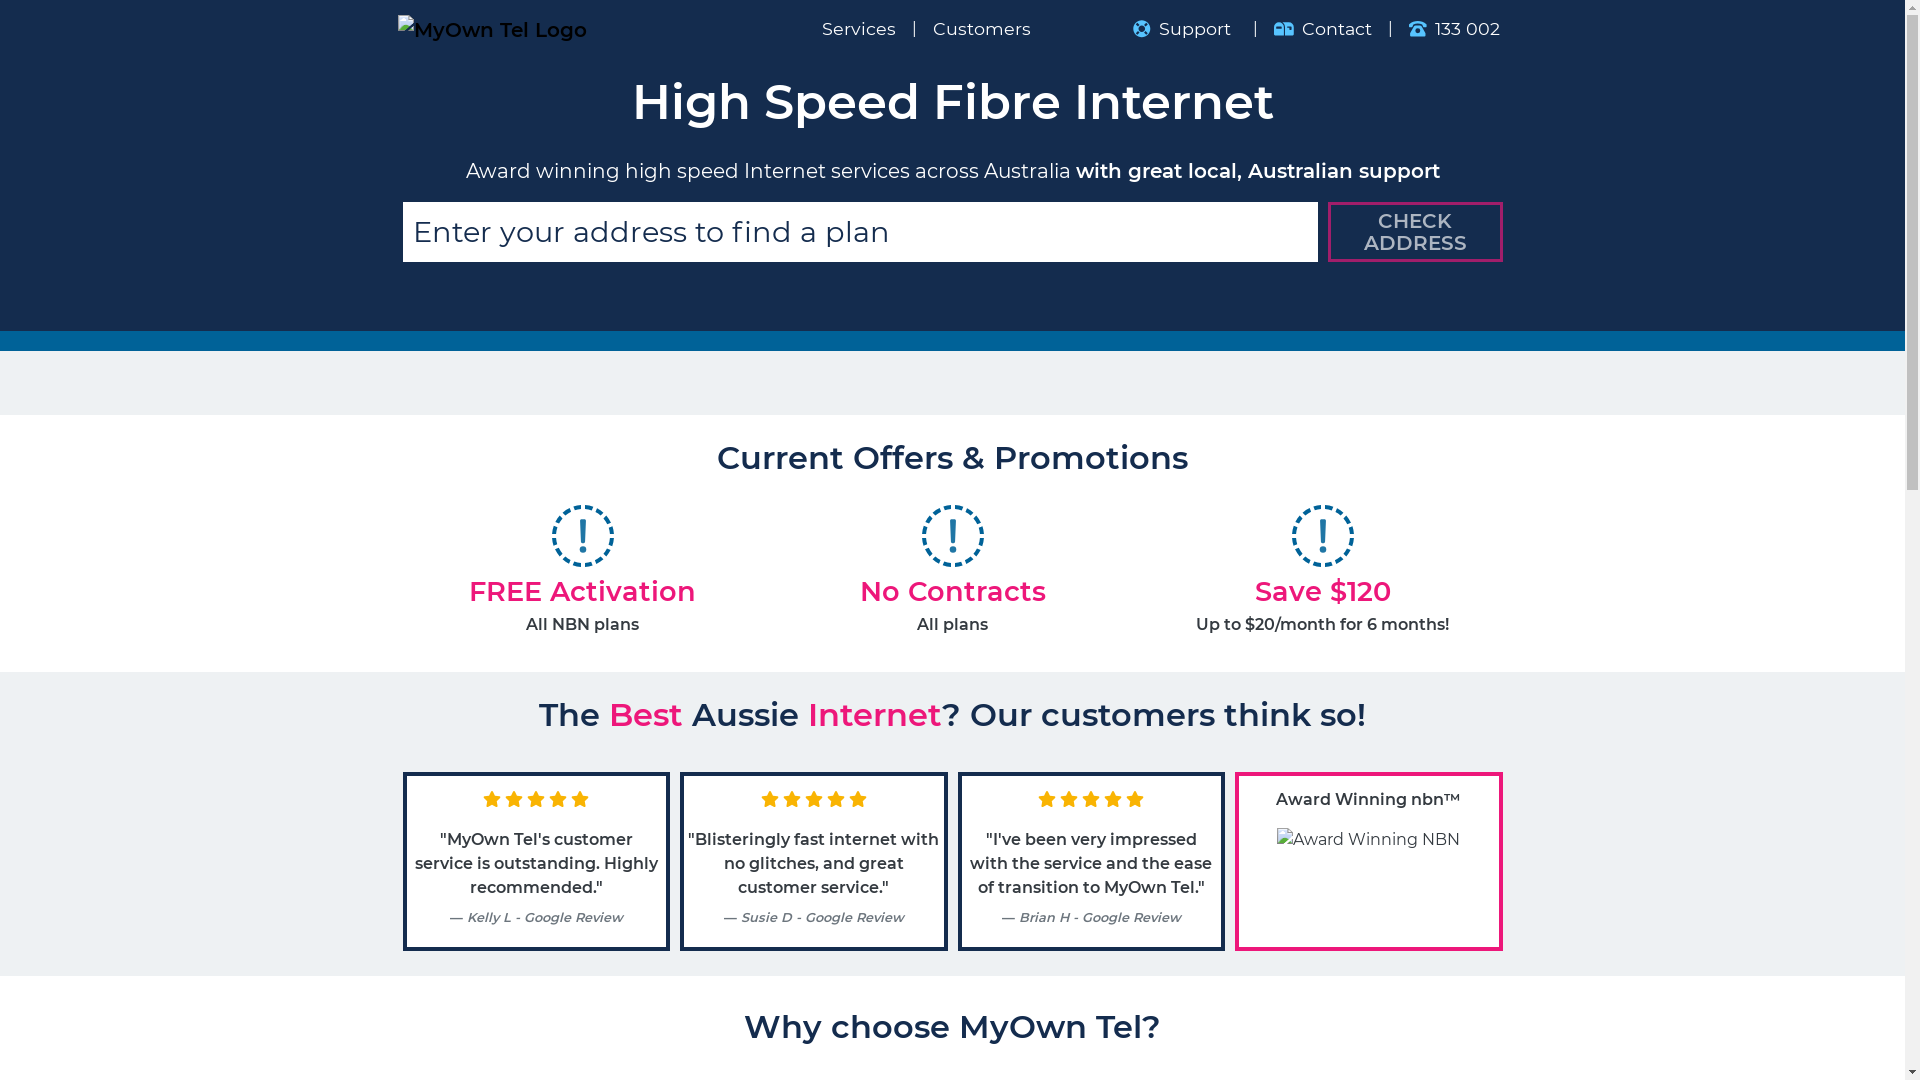 The width and height of the screenshot is (1920, 1080). Describe the element at coordinates (984, 29) in the screenshot. I see `'Customers'` at that location.